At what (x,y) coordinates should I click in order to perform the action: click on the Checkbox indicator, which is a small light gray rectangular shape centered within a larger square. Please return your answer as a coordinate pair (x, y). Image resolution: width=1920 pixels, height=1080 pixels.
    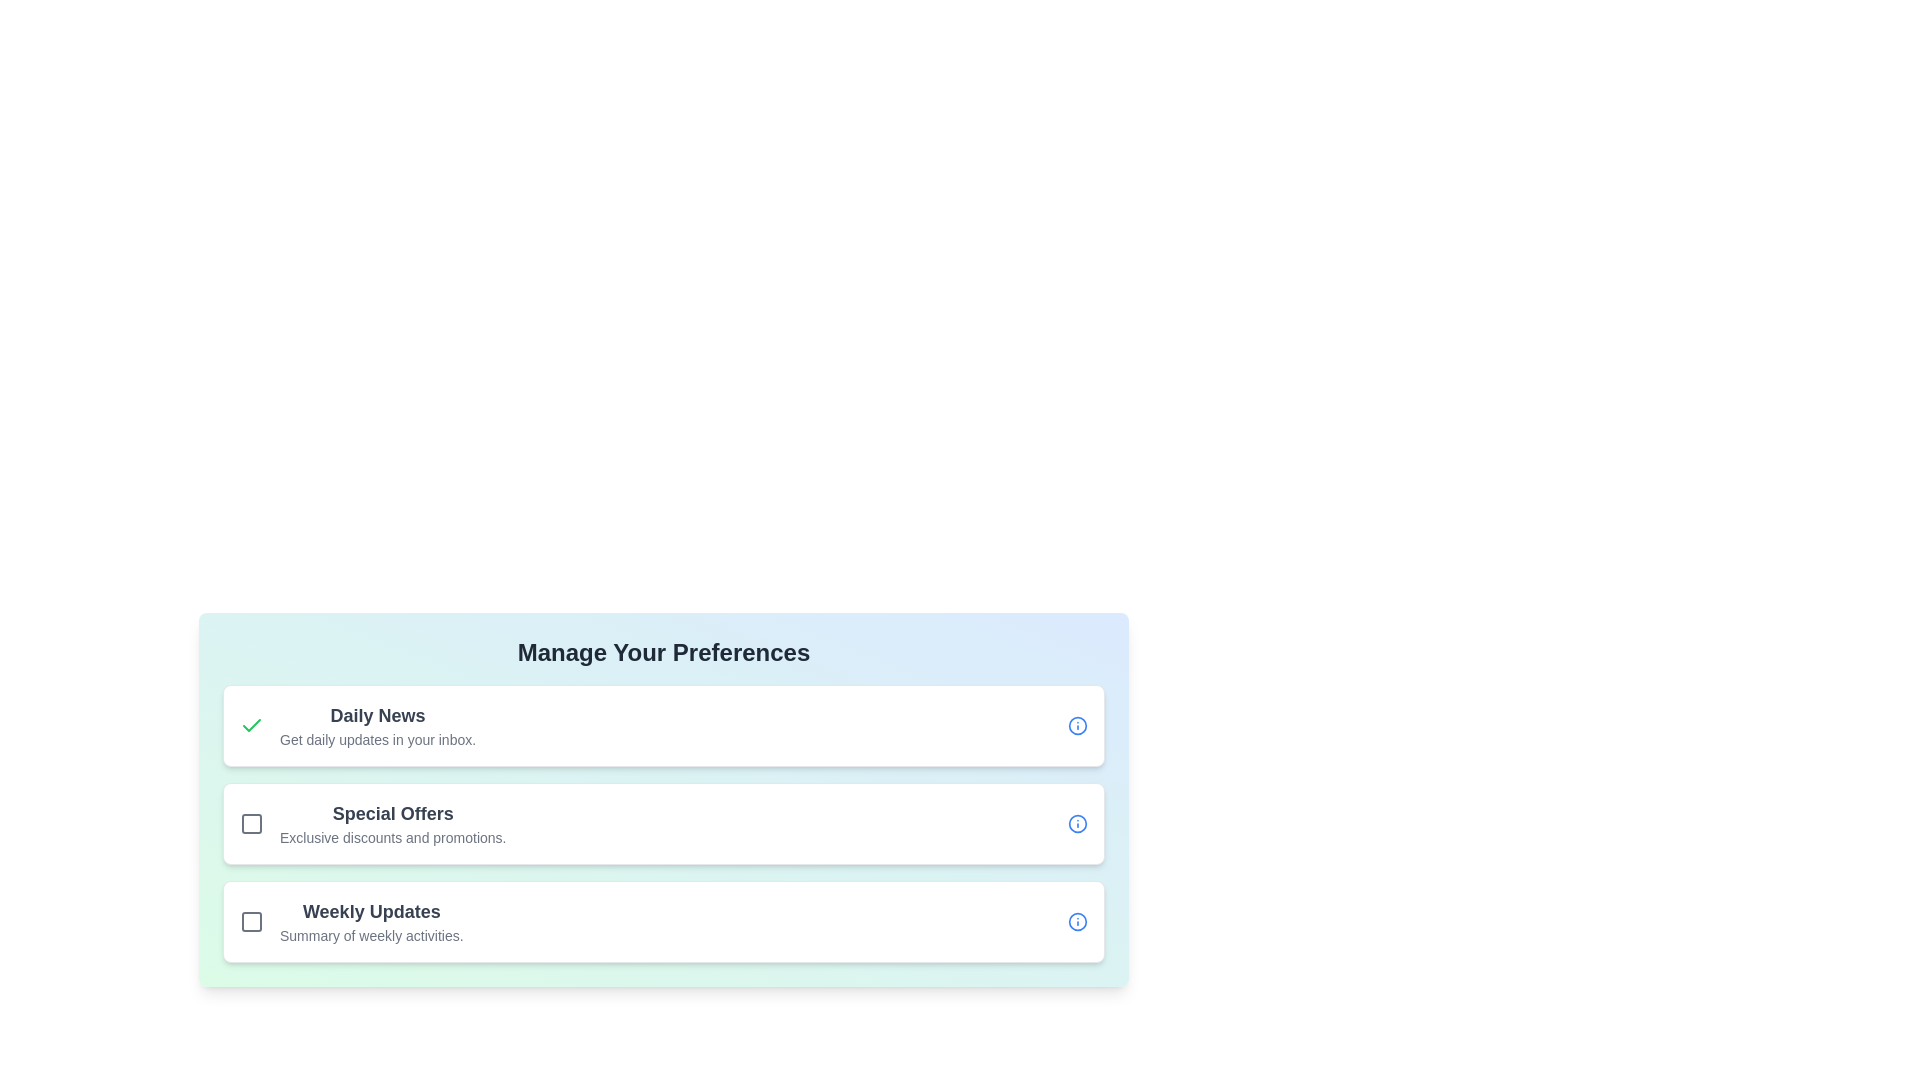
    Looking at the image, I should click on (251, 824).